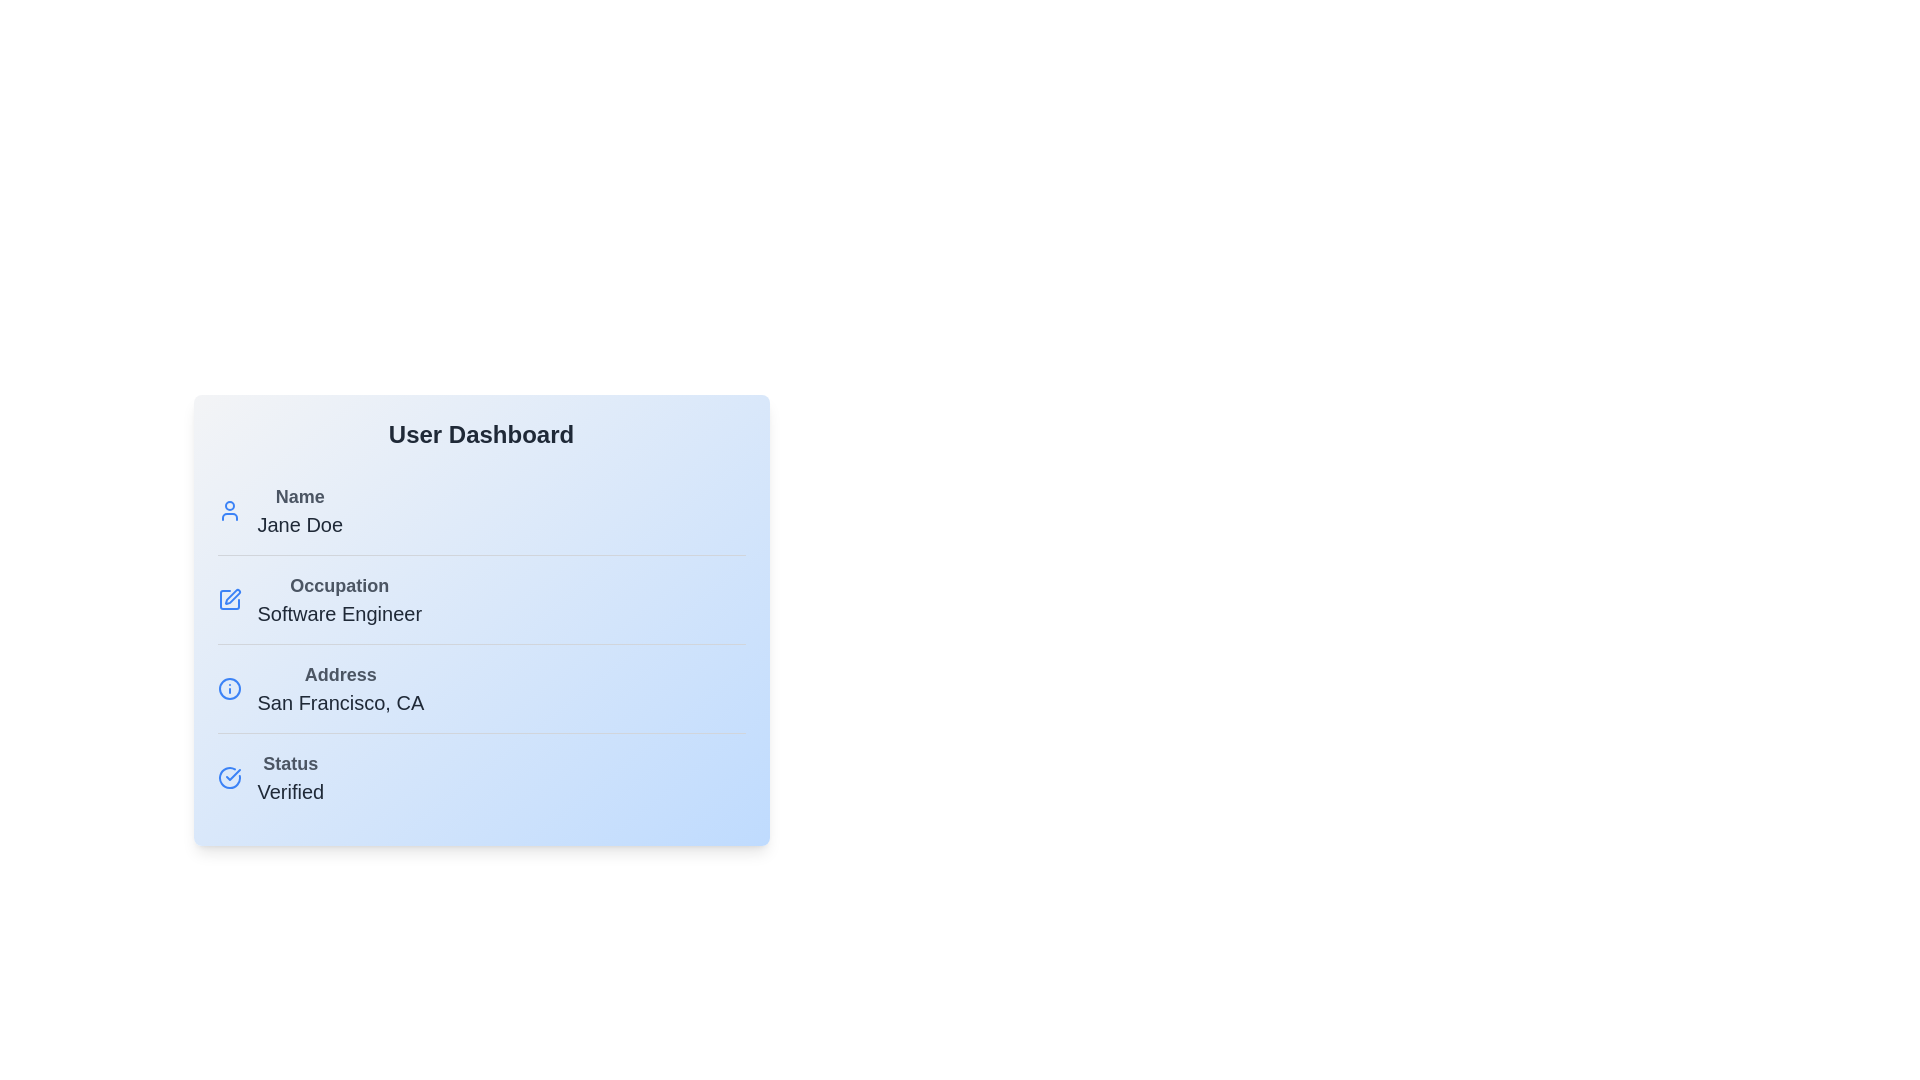  Describe the element at coordinates (339, 585) in the screenshot. I see `the Text Label indicating the user's occupation, which is positioned between the 'Name' and 'Address' sections in the user information panel` at that location.